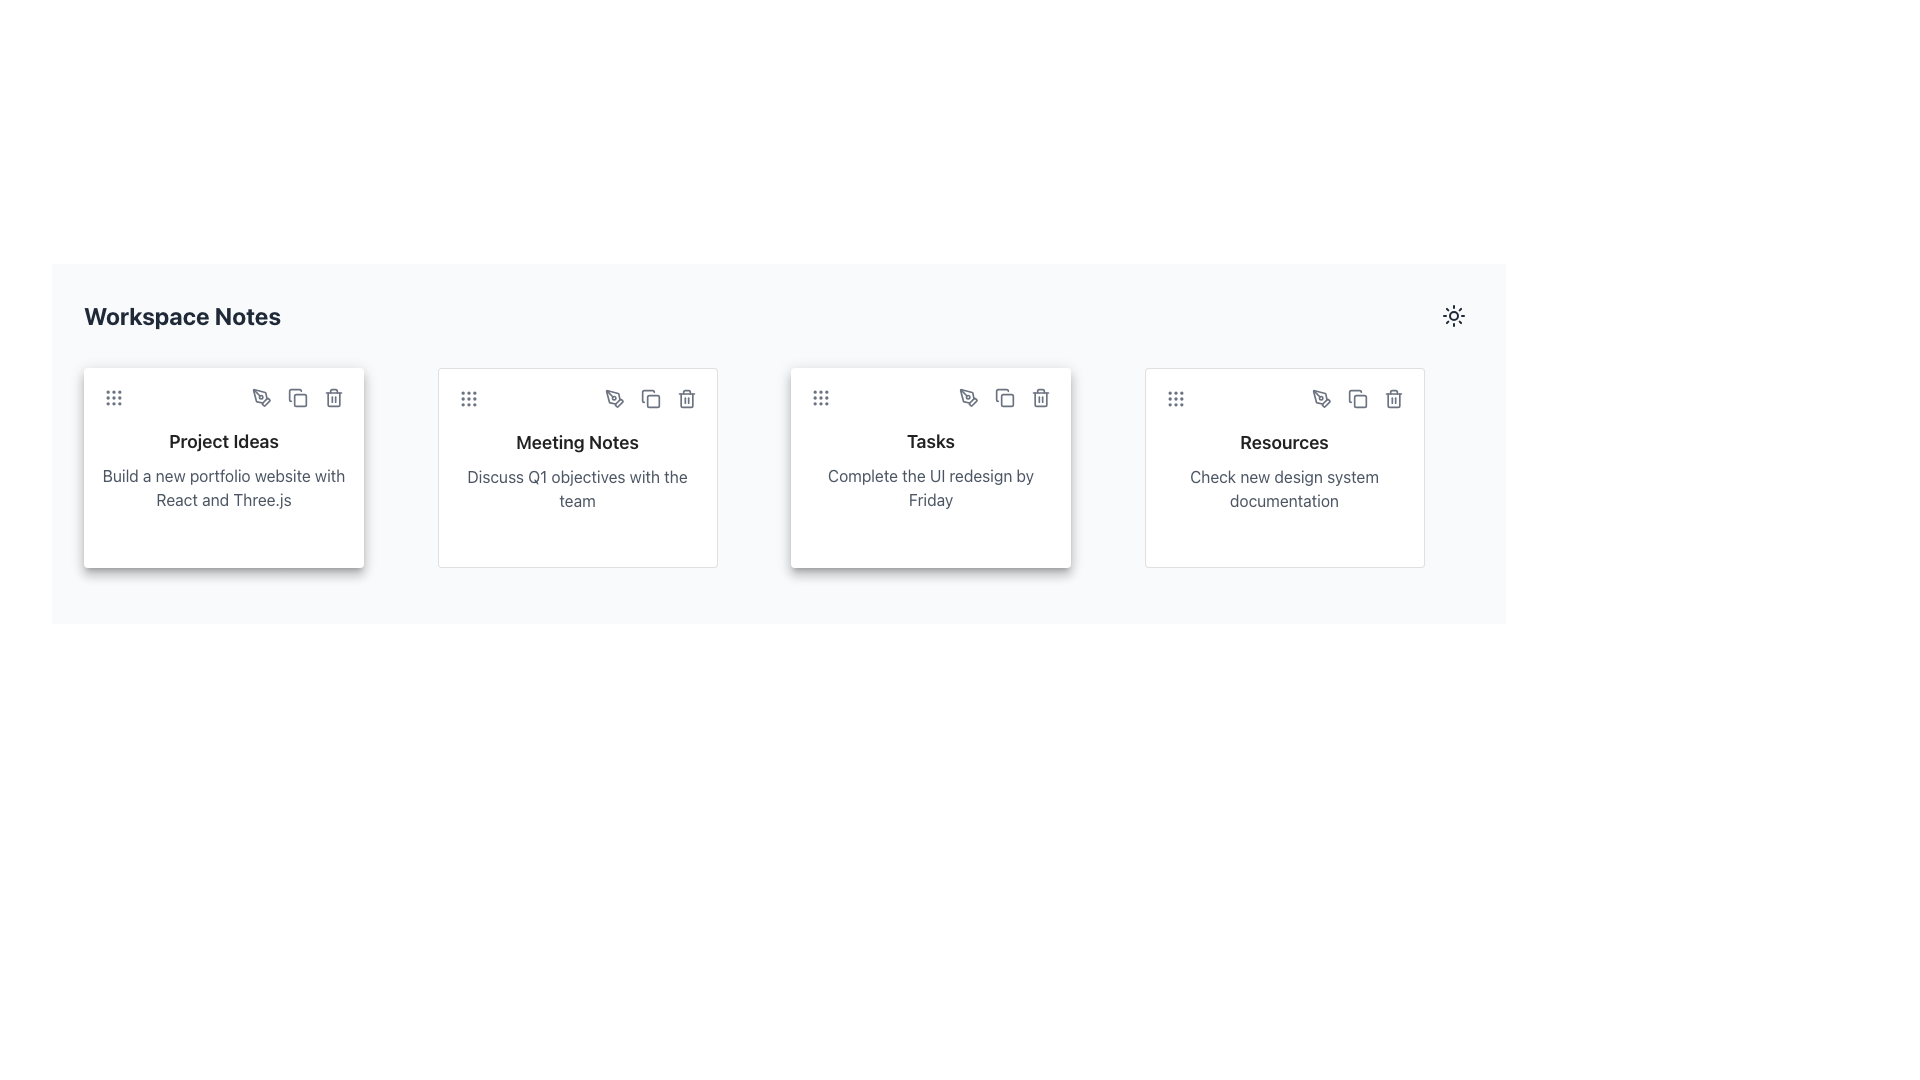  Describe the element at coordinates (930, 488) in the screenshot. I see `the text block that reads 'Complete the UI redesign by Friday' located within the 'Tasks' card` at that location.